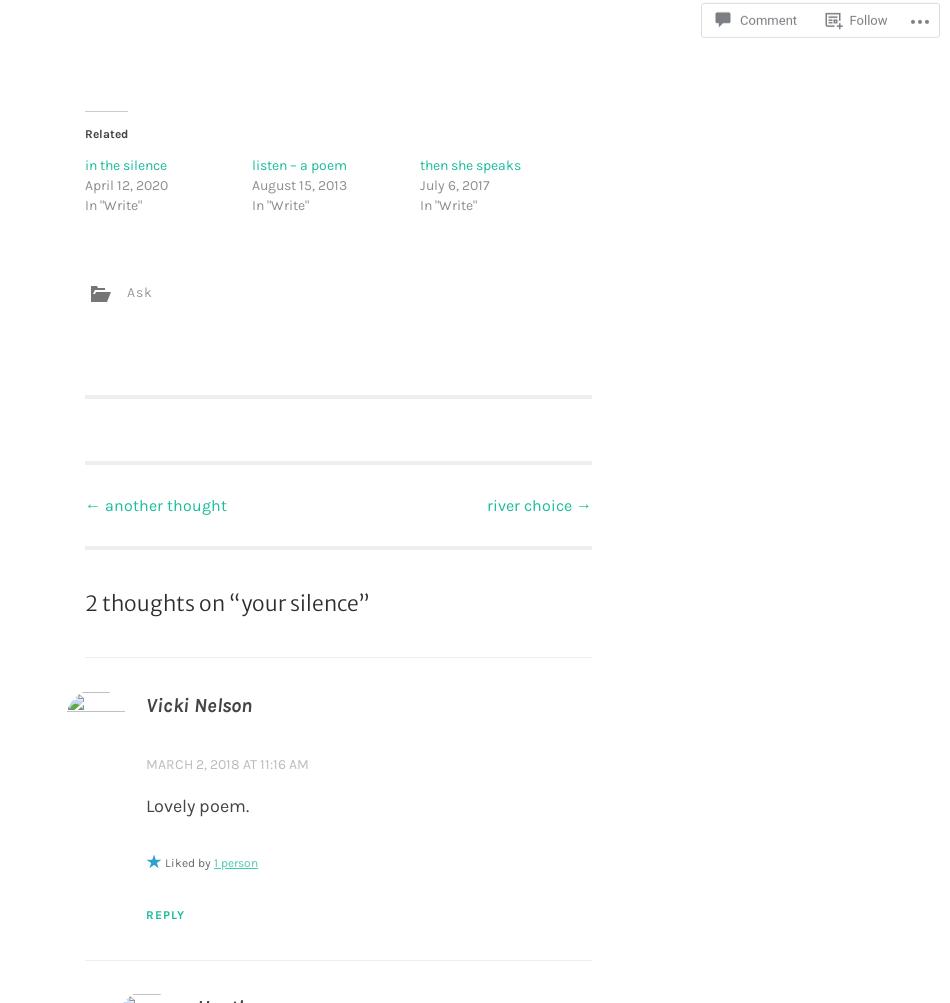  What do you see at coordinates (189, 861) in the screenshot?
I see `'Liked by'` at bounding box center [189, 861].